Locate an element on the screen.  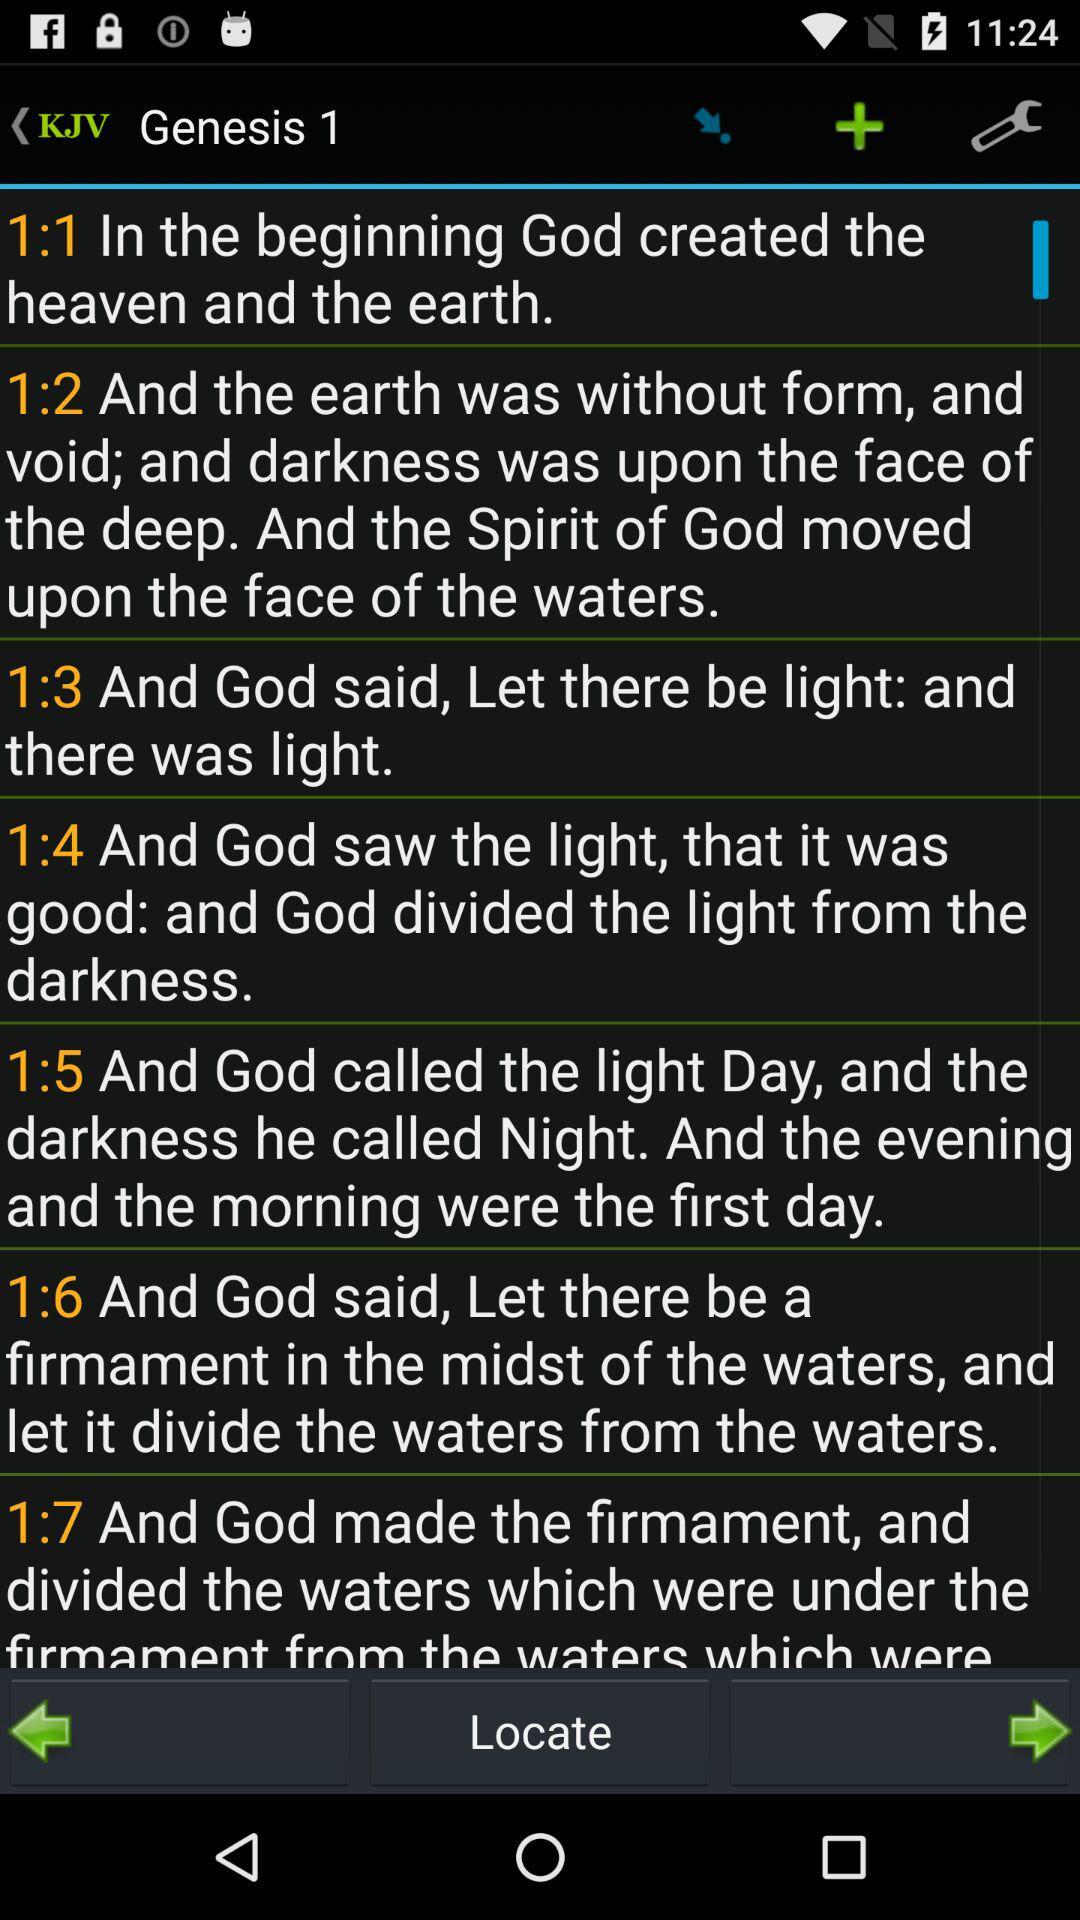
the icon below 1 7 and app is located at coordinates (180, 1730).